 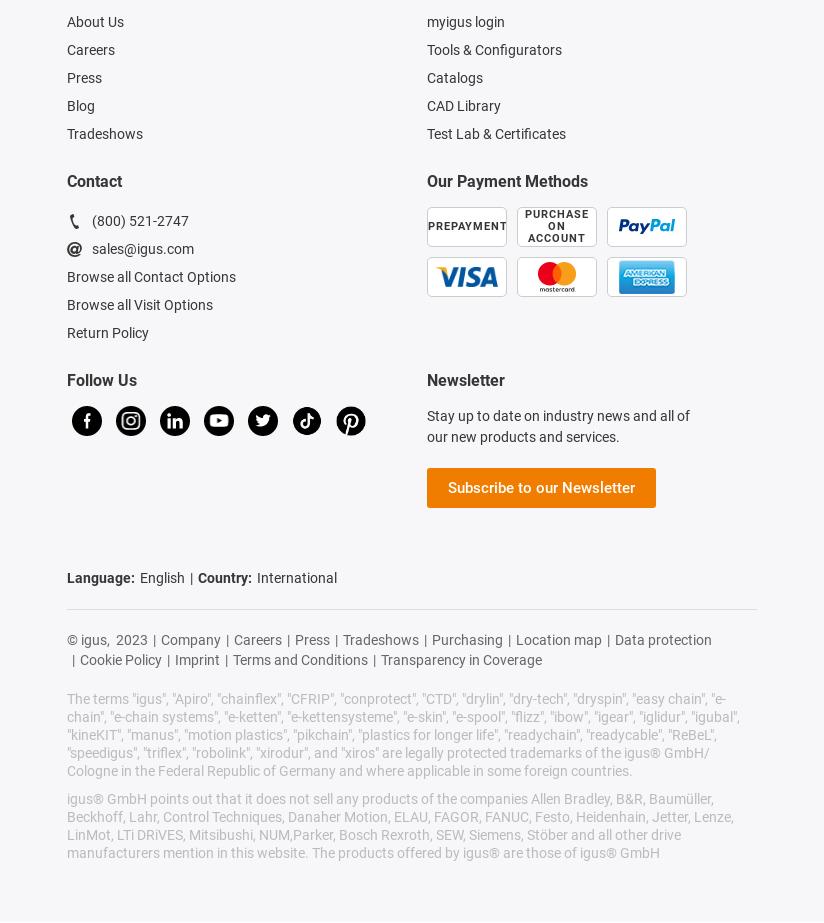 I want to click on 'Our Payment Methods', so click(x=506, y=181).